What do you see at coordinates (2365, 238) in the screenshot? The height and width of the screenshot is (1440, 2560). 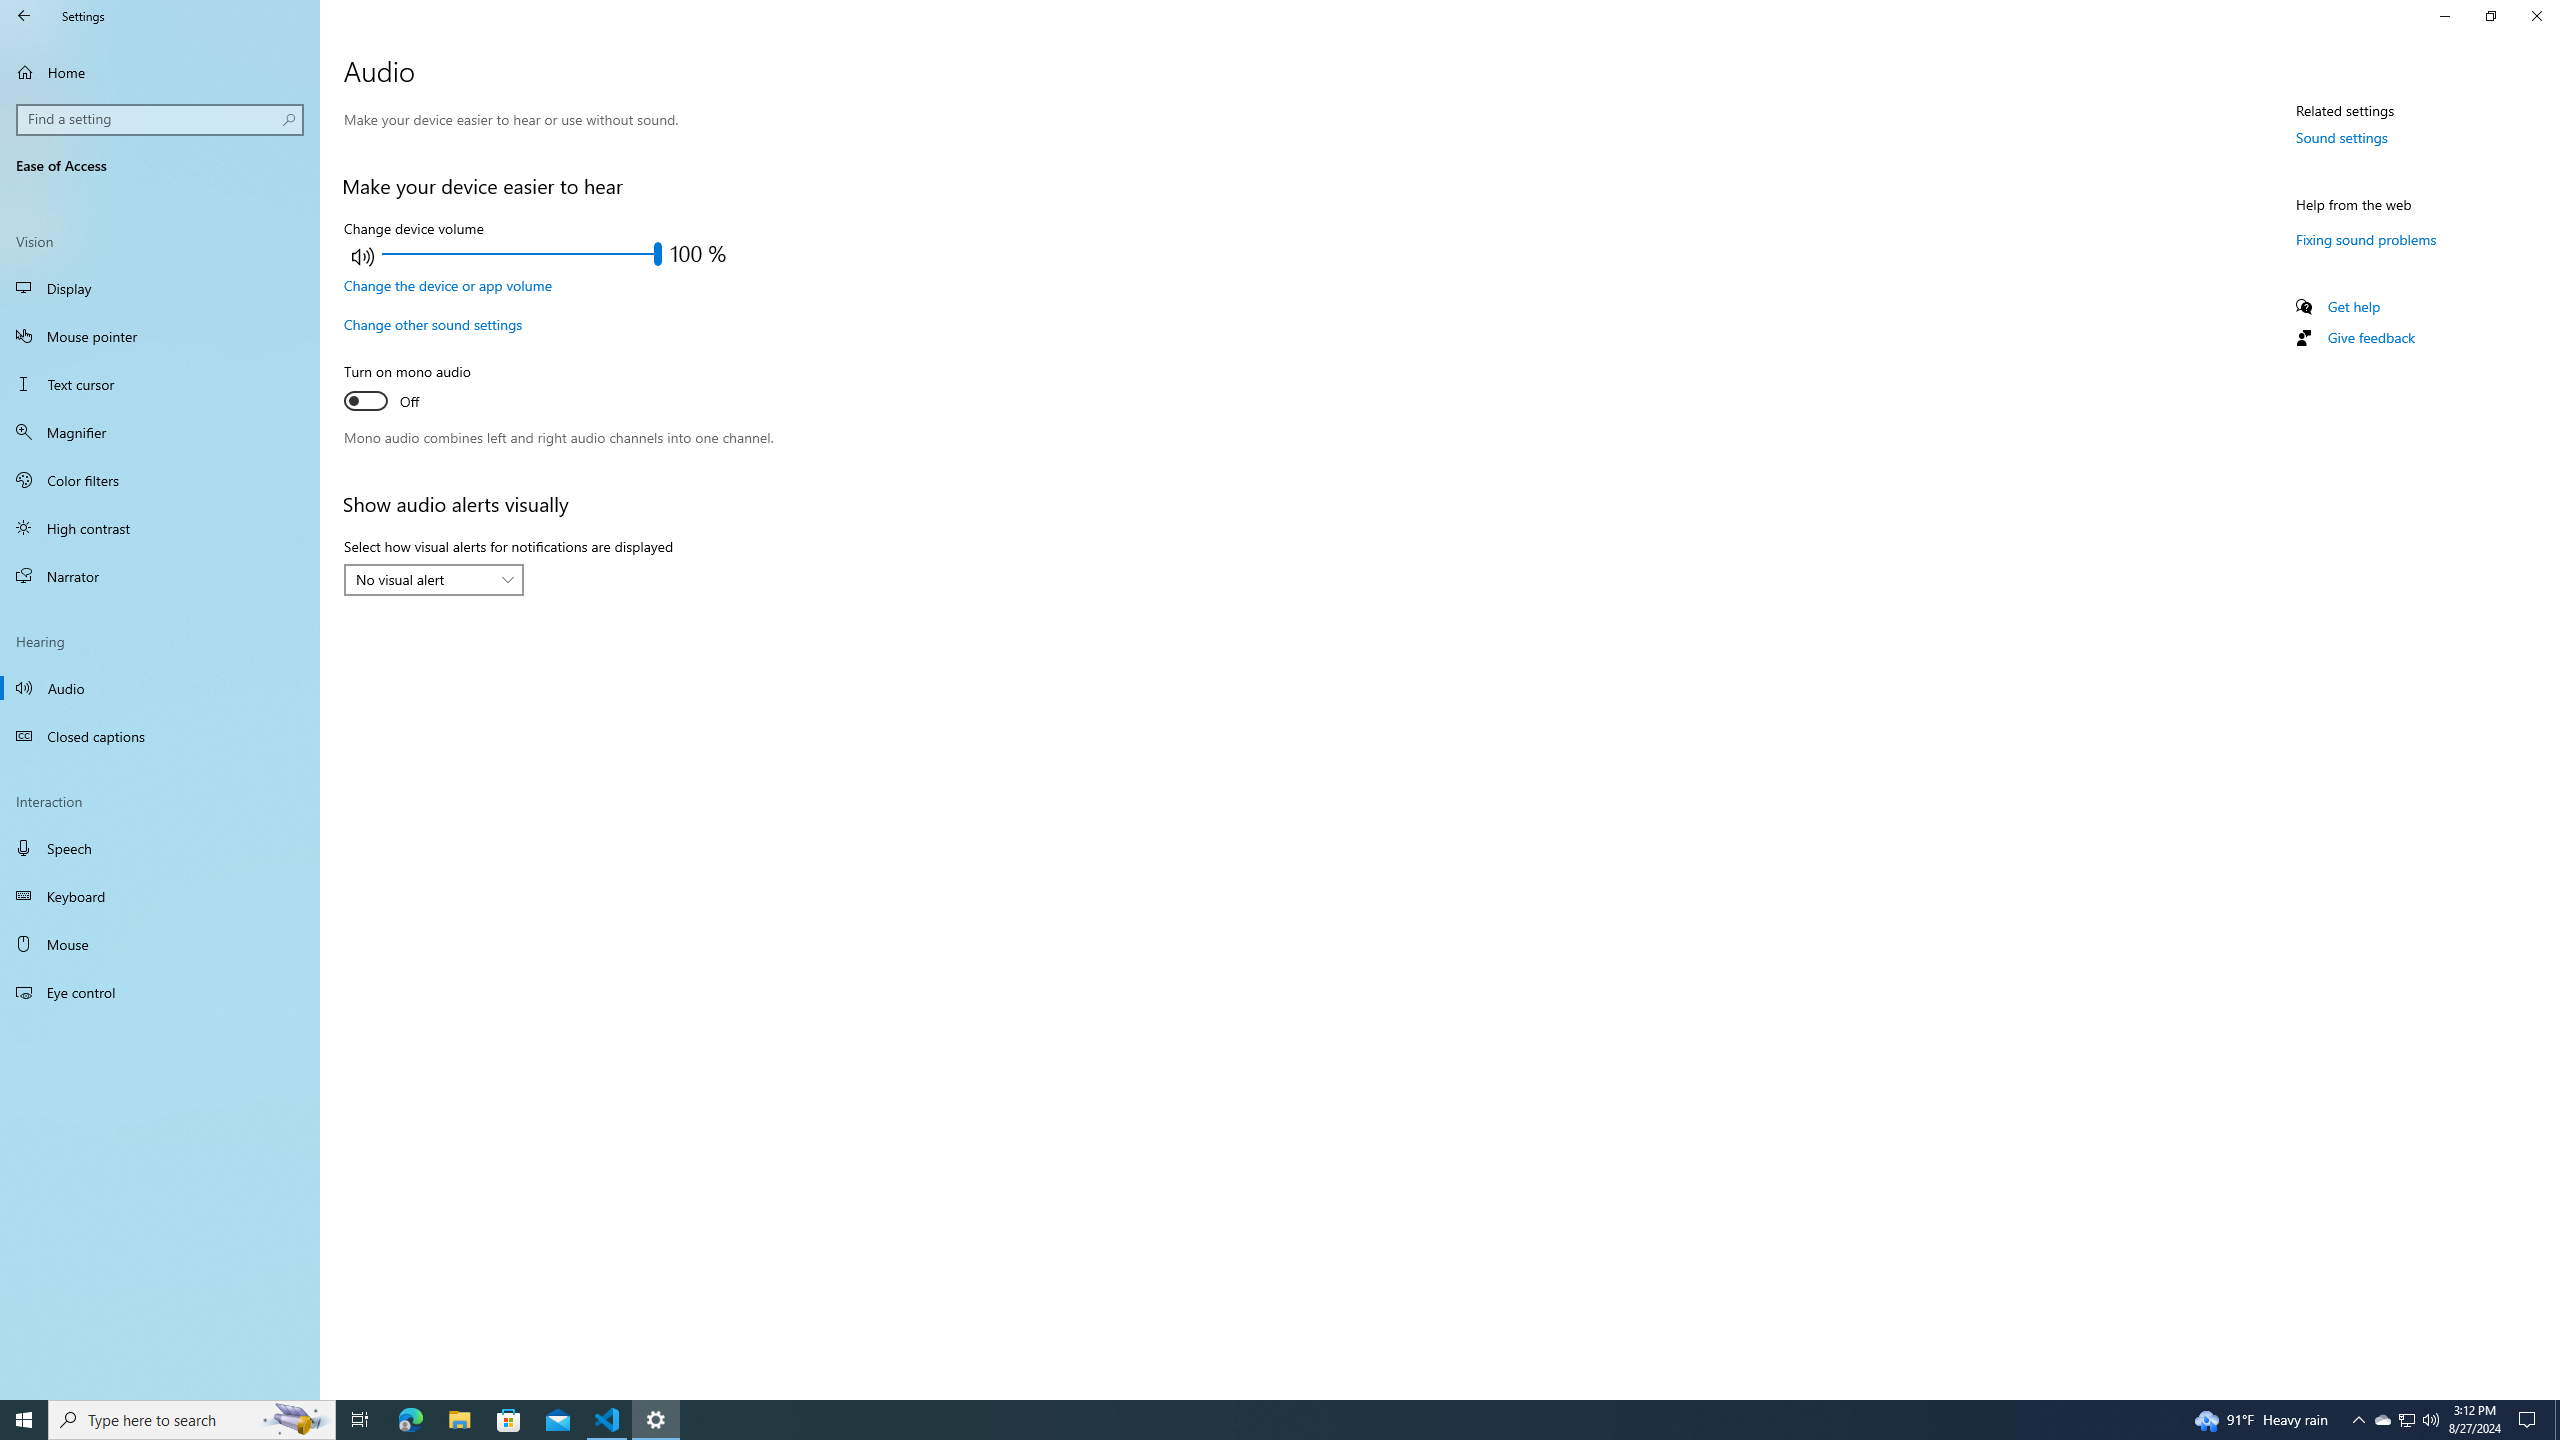 I see `'Fixing sound problems'` at bounding box center [2365, 238].